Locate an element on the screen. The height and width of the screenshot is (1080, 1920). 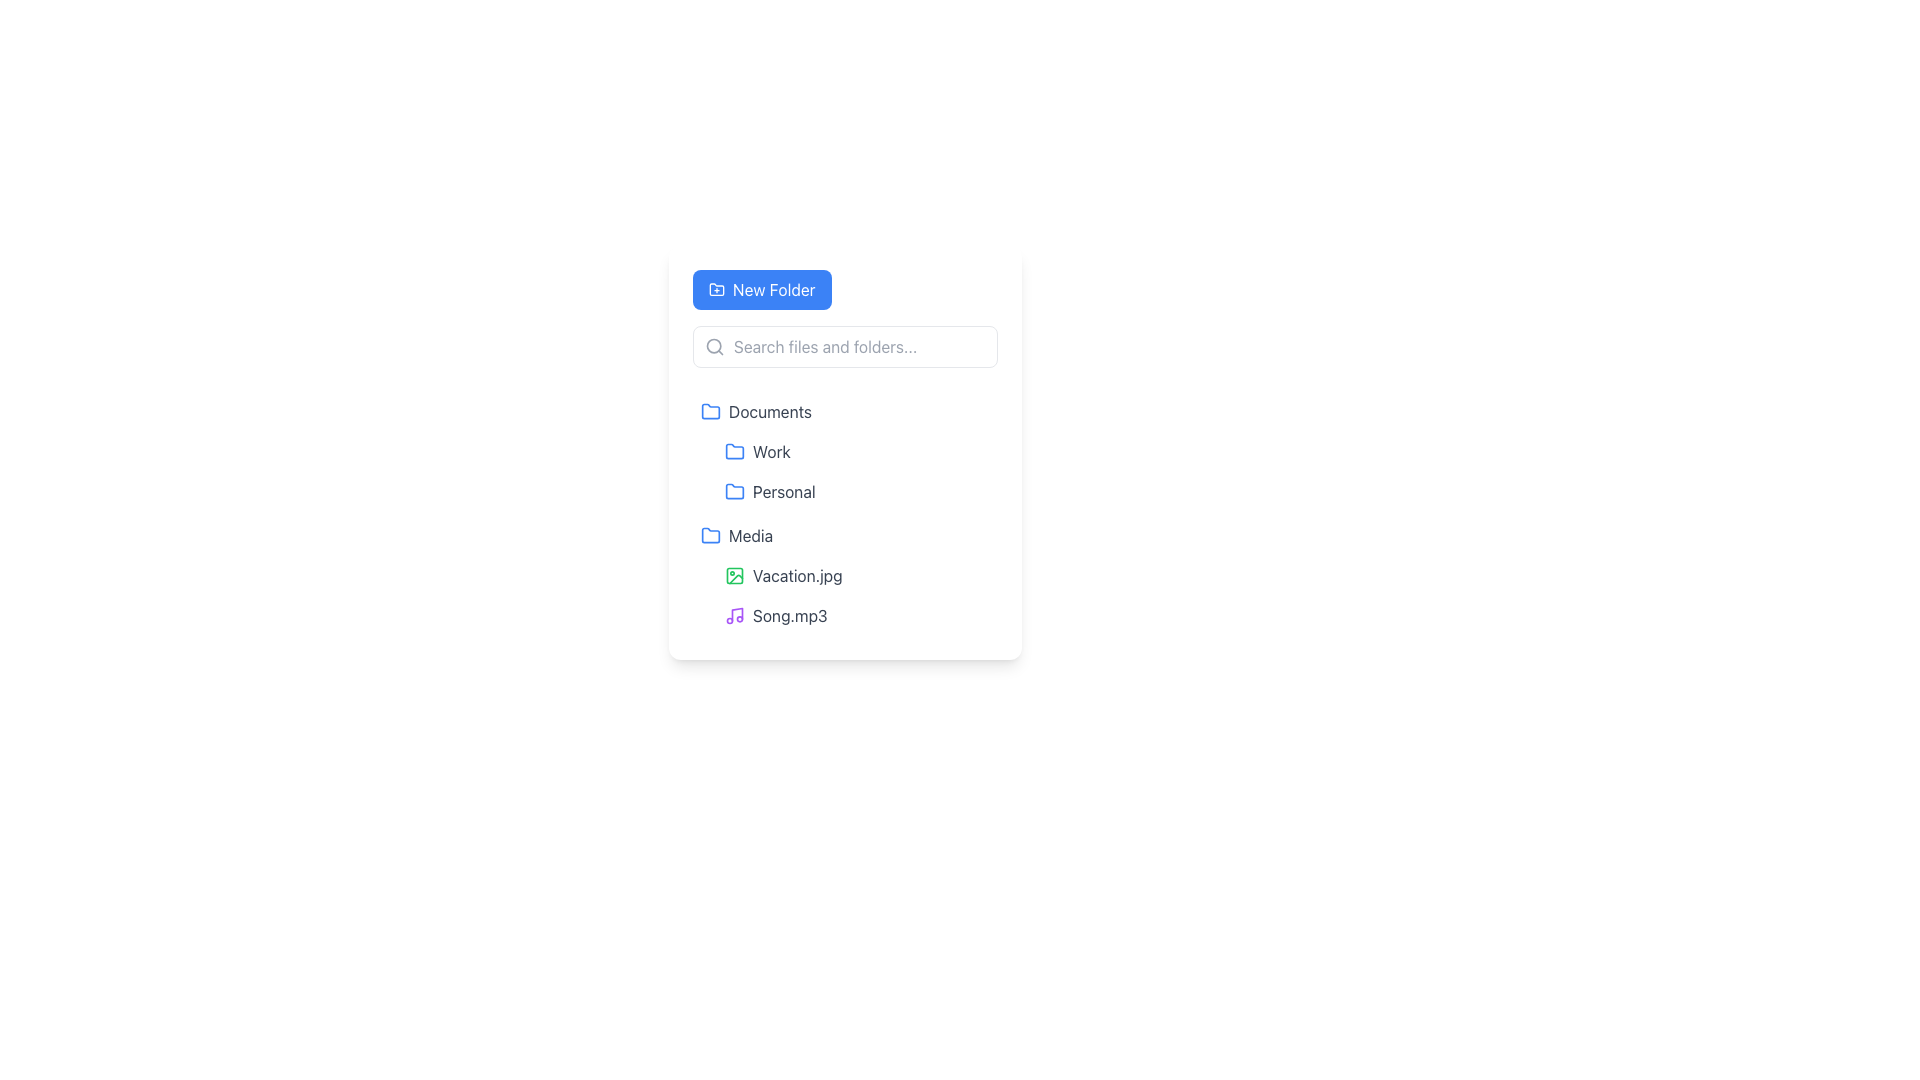
the 'Song.mp3' file entry row, which is represented by a light gray button with a purple music note icon is located at coordinates (857, 615).